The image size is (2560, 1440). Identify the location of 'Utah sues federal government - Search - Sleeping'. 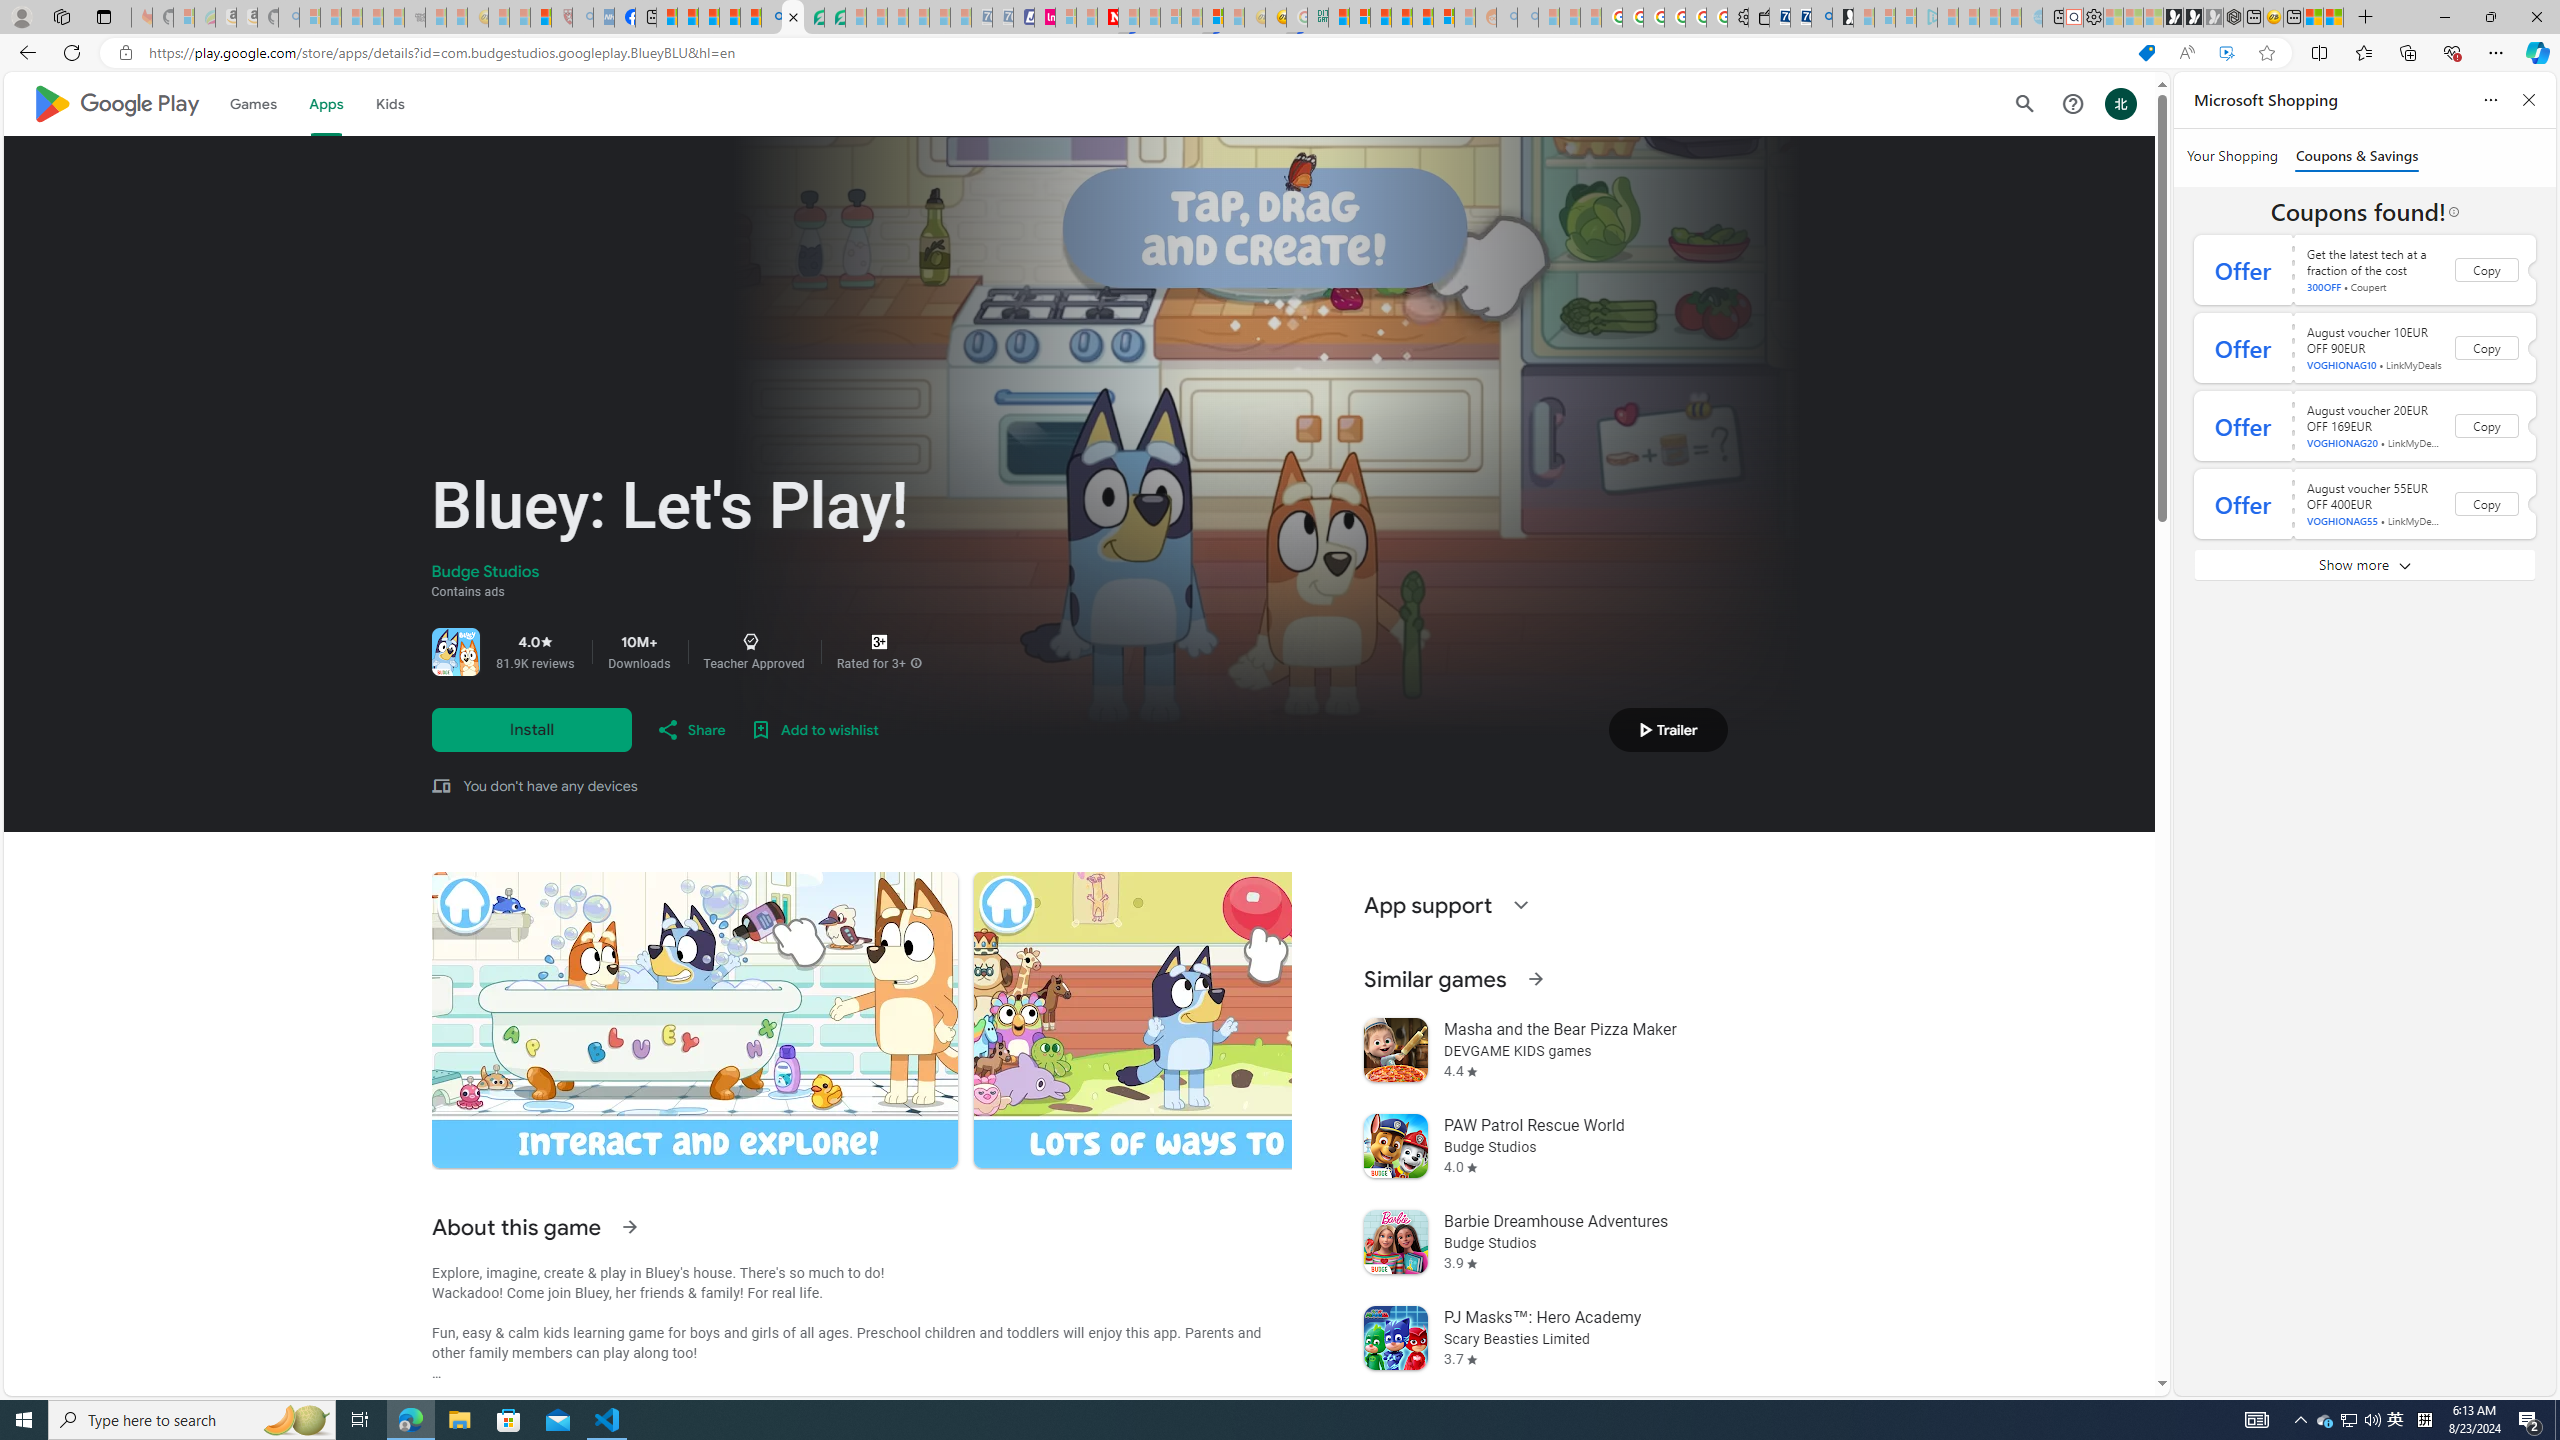
(1526, 16).